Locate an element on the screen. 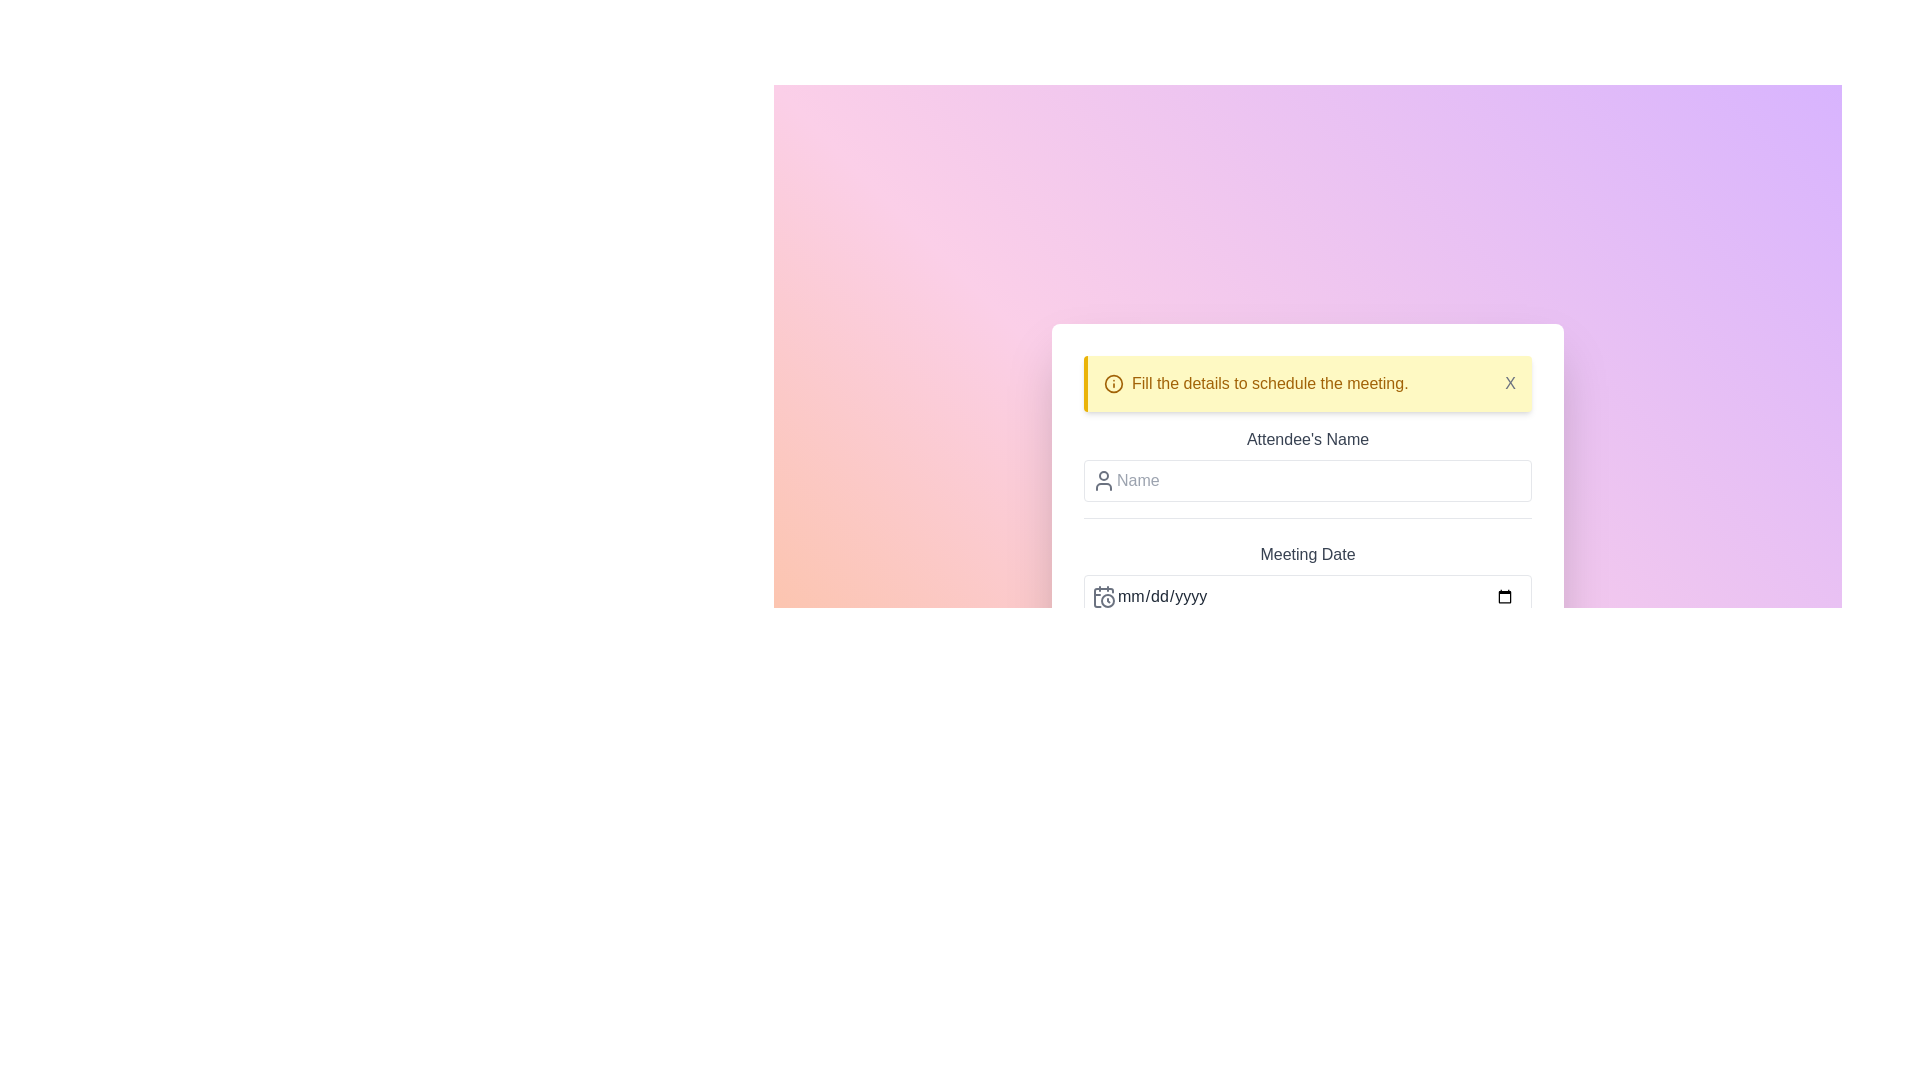  the Informational Icon, which is a circular icon with a border and a central symbol, located in the top-left corner of a notification box with a yellow background, positioned to the left of the text 'Fill the details to schedule the meeting.' is located at coordinates (1112, 384).